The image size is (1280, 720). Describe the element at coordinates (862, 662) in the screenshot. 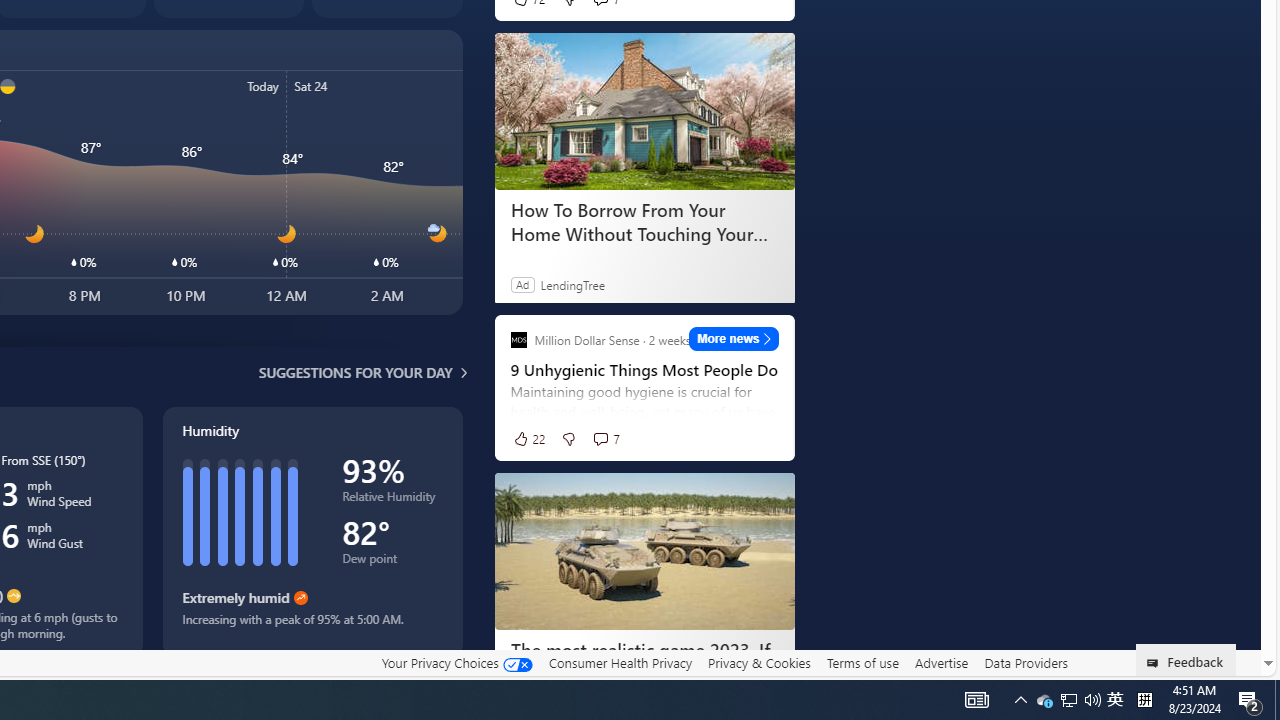

I see `'Terms of use'` at that location.